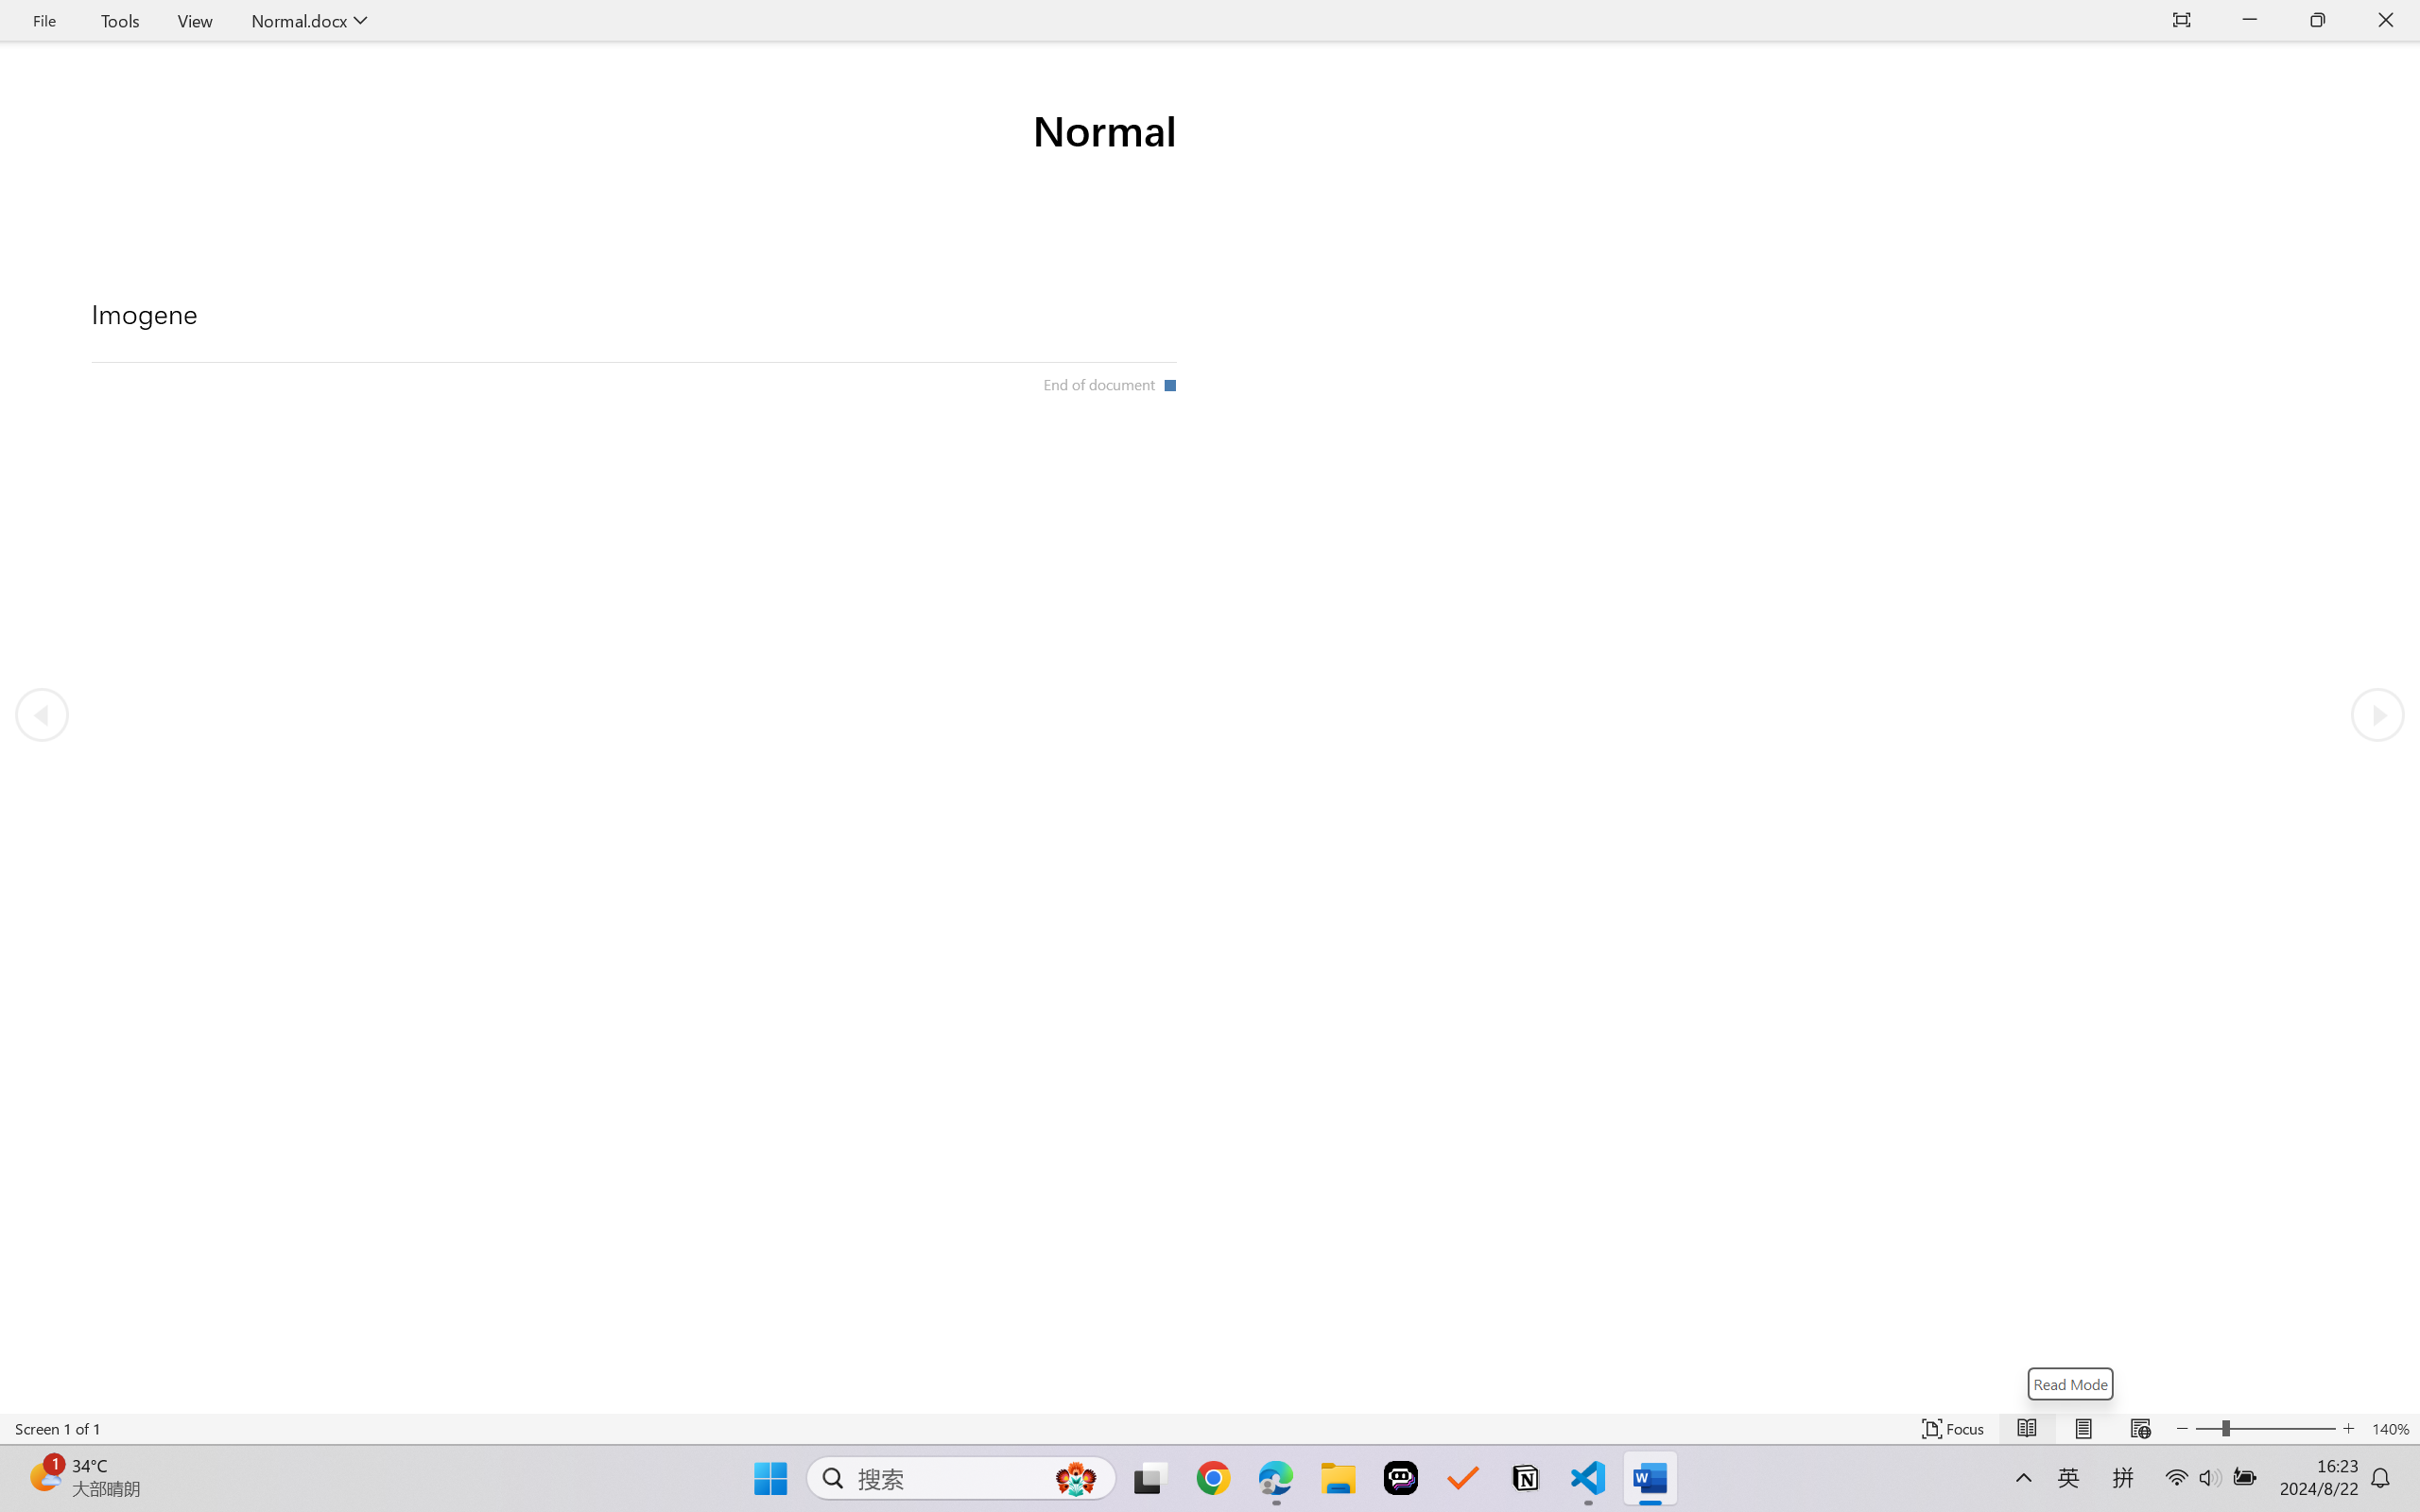 Image resolution: width=2420 pixels, height=1512 pixels. What do you see at coordinates (121, 20) in the screenshot?
I see `'Tools'` at bounding box center [121, 20].